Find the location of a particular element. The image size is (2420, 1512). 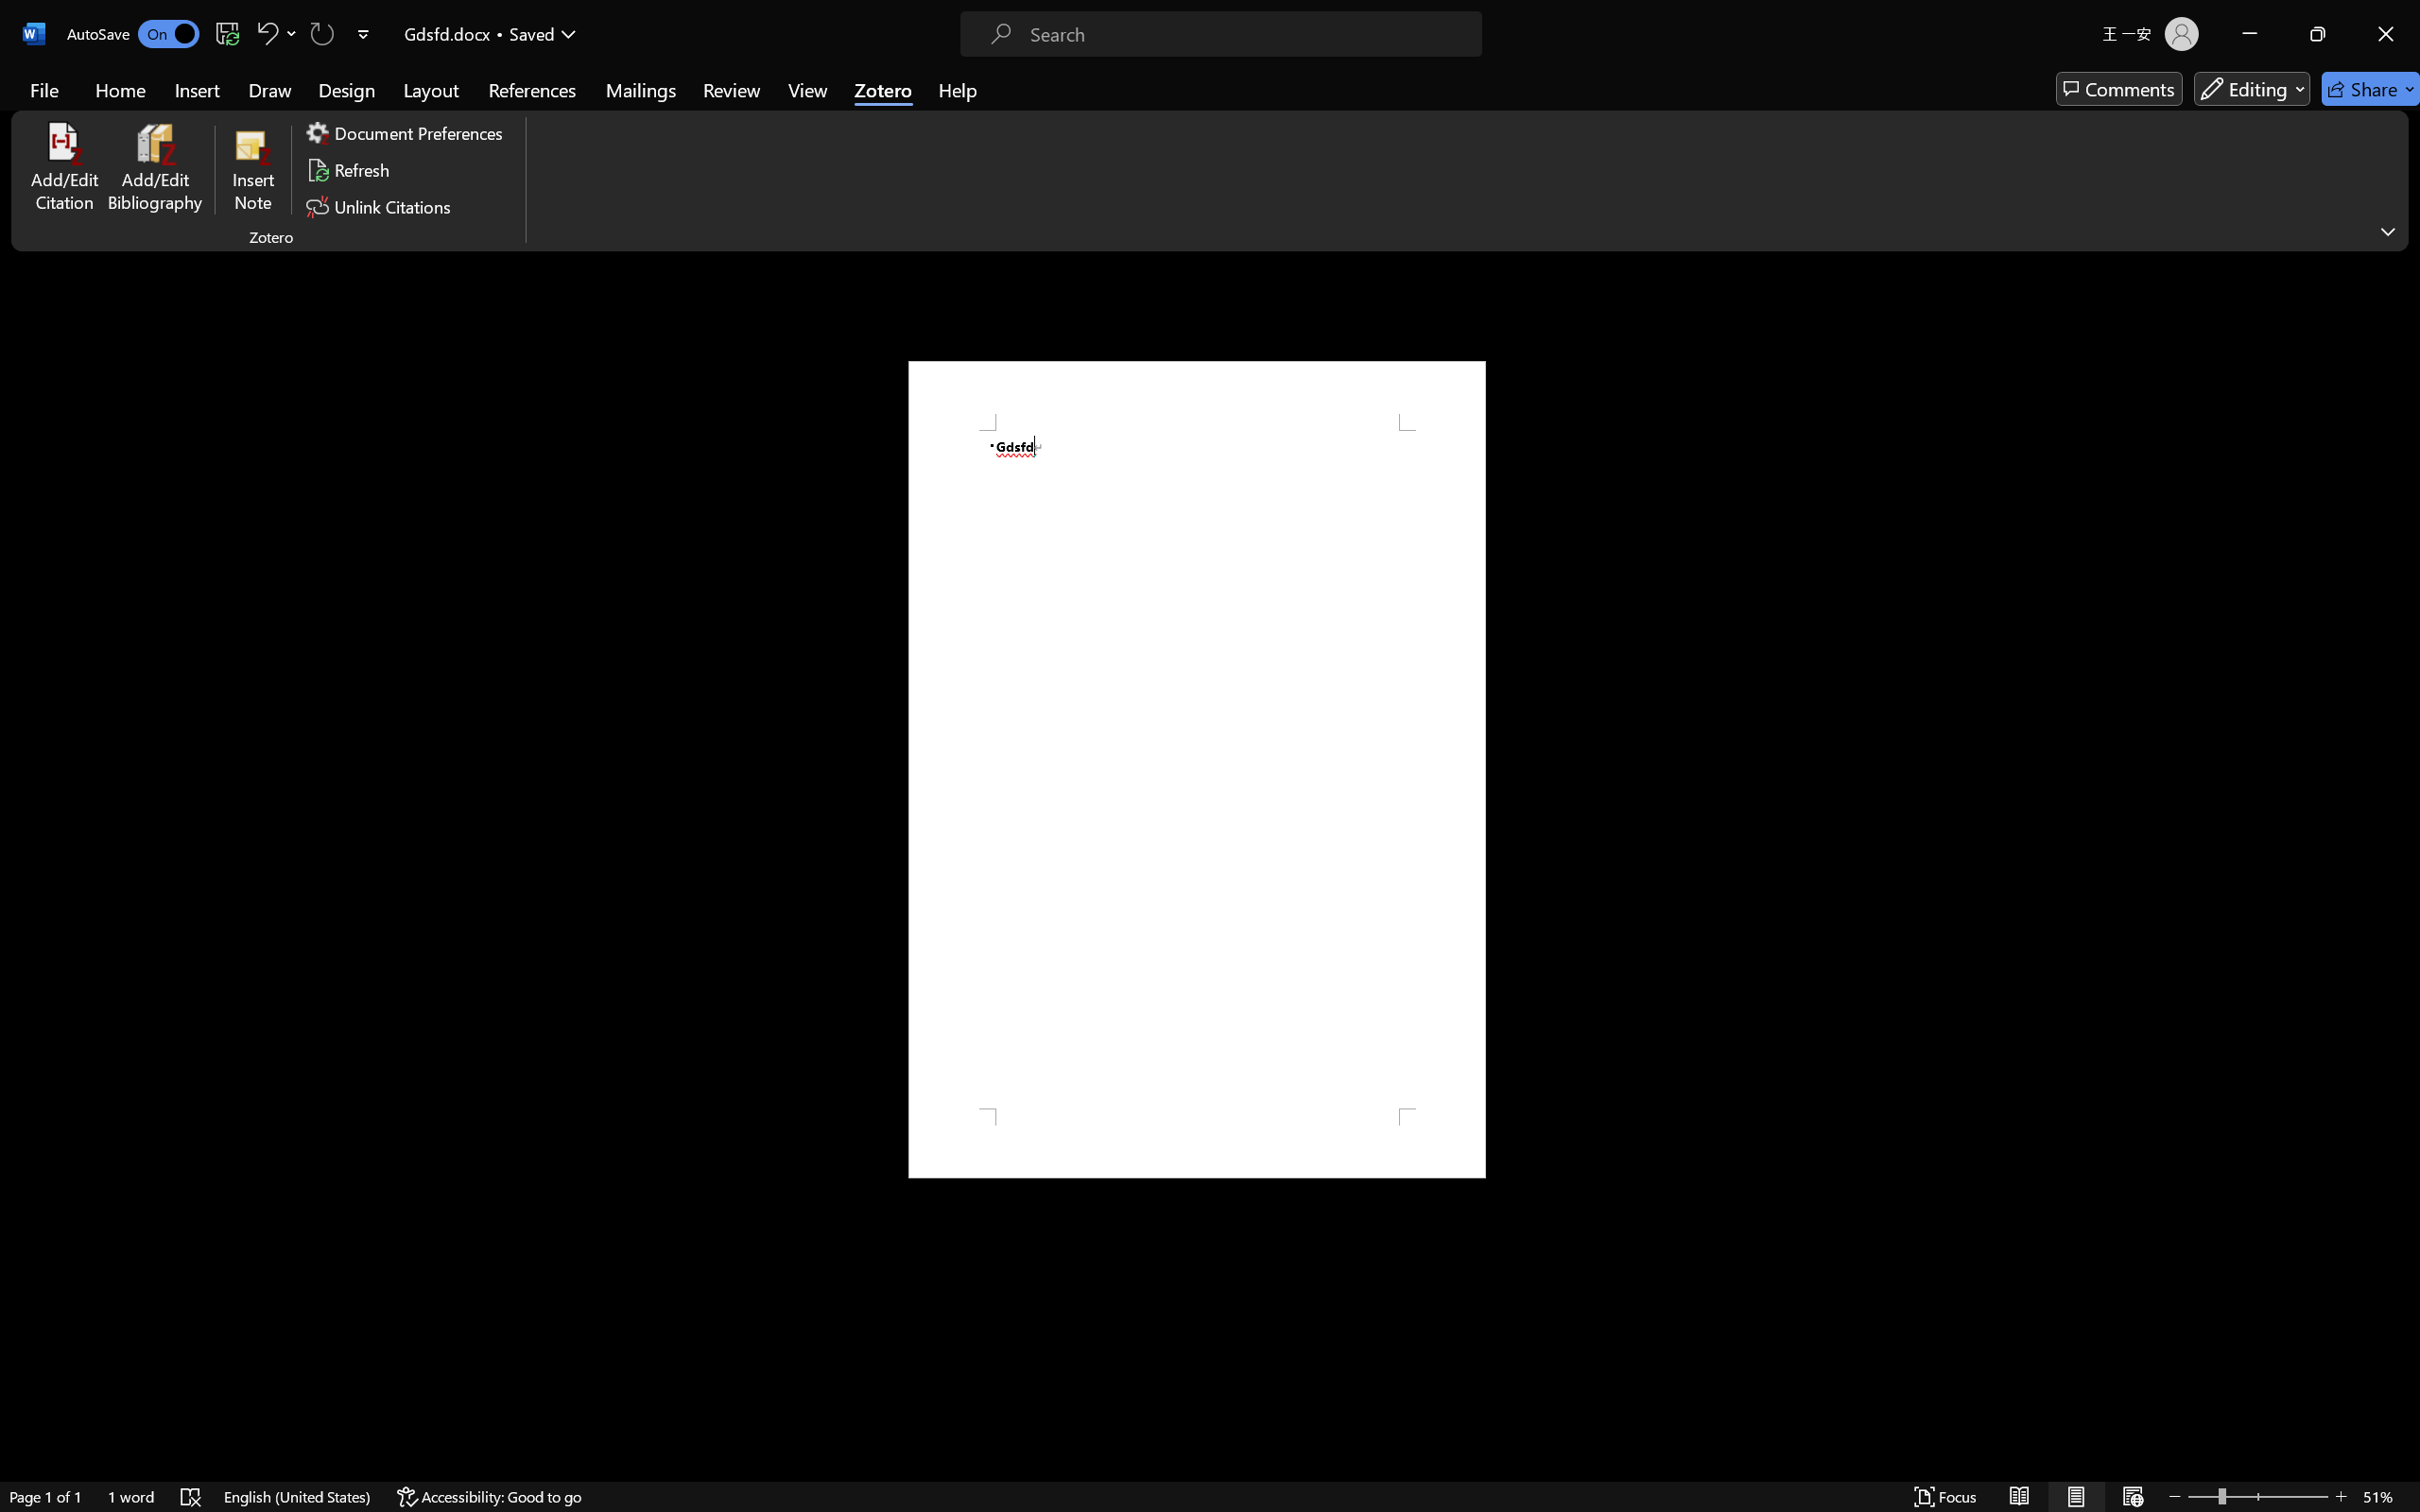

'Line Spacing' is located at coordinates (719, 91).